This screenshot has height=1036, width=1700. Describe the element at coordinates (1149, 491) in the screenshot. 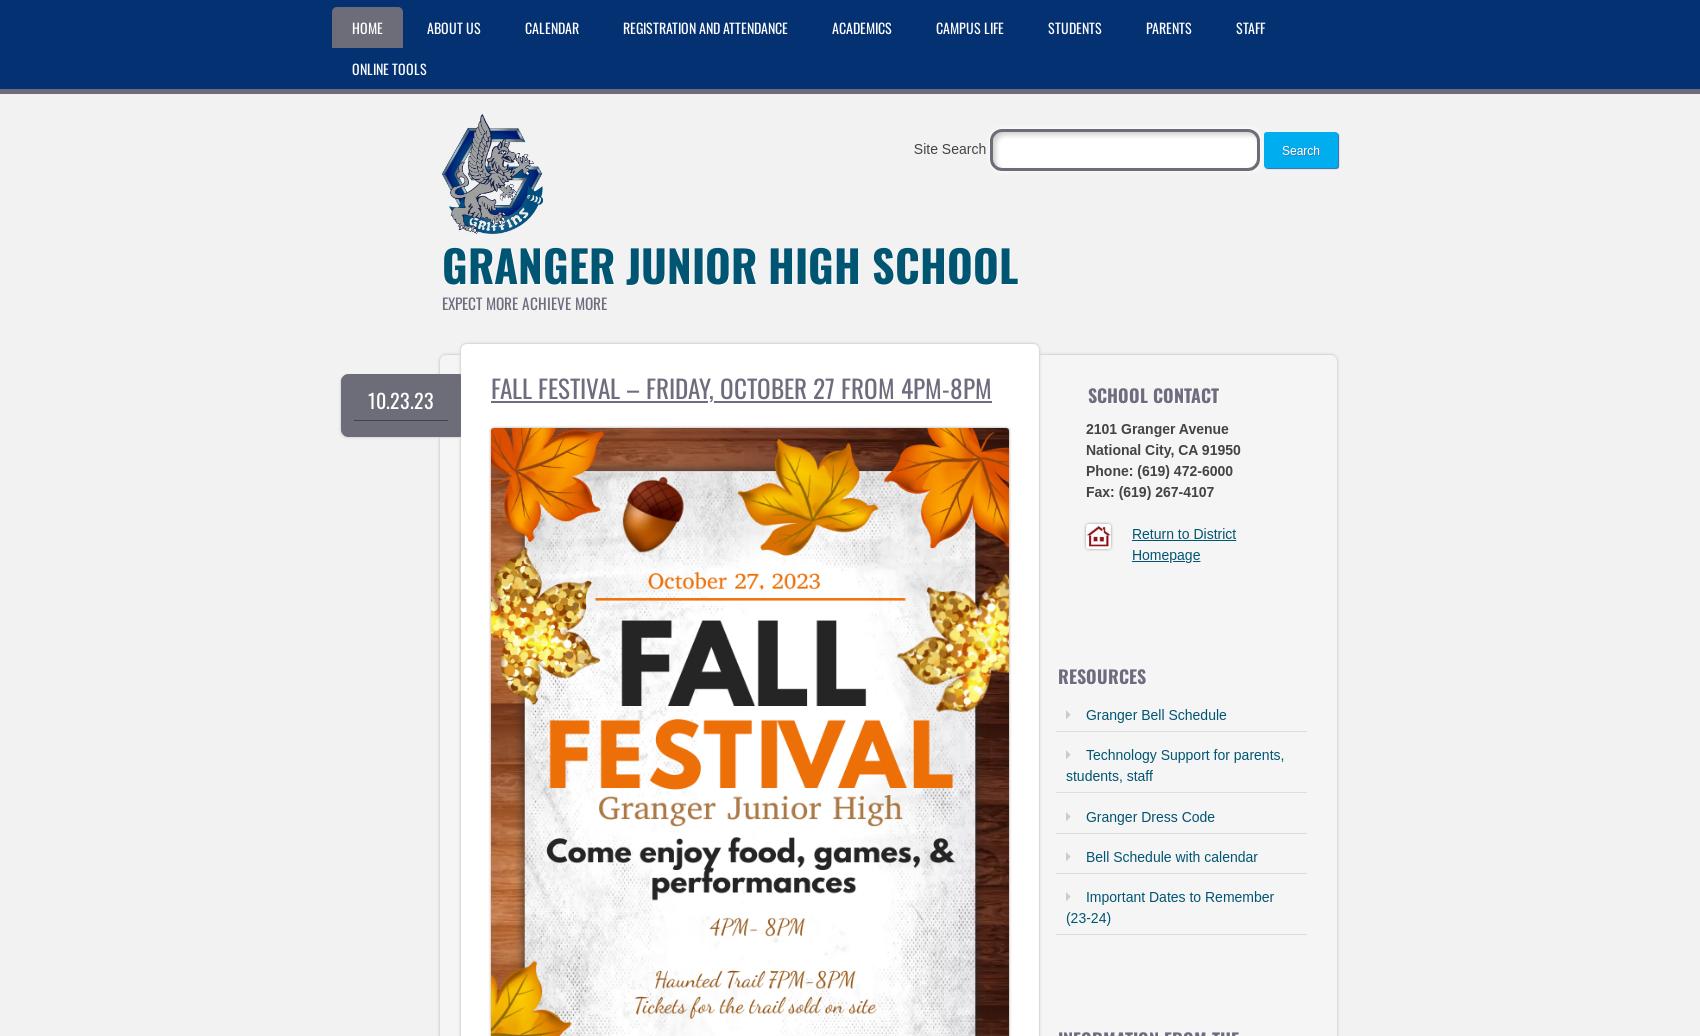

I see `'Fax: (619) 267-4107'` at that location.